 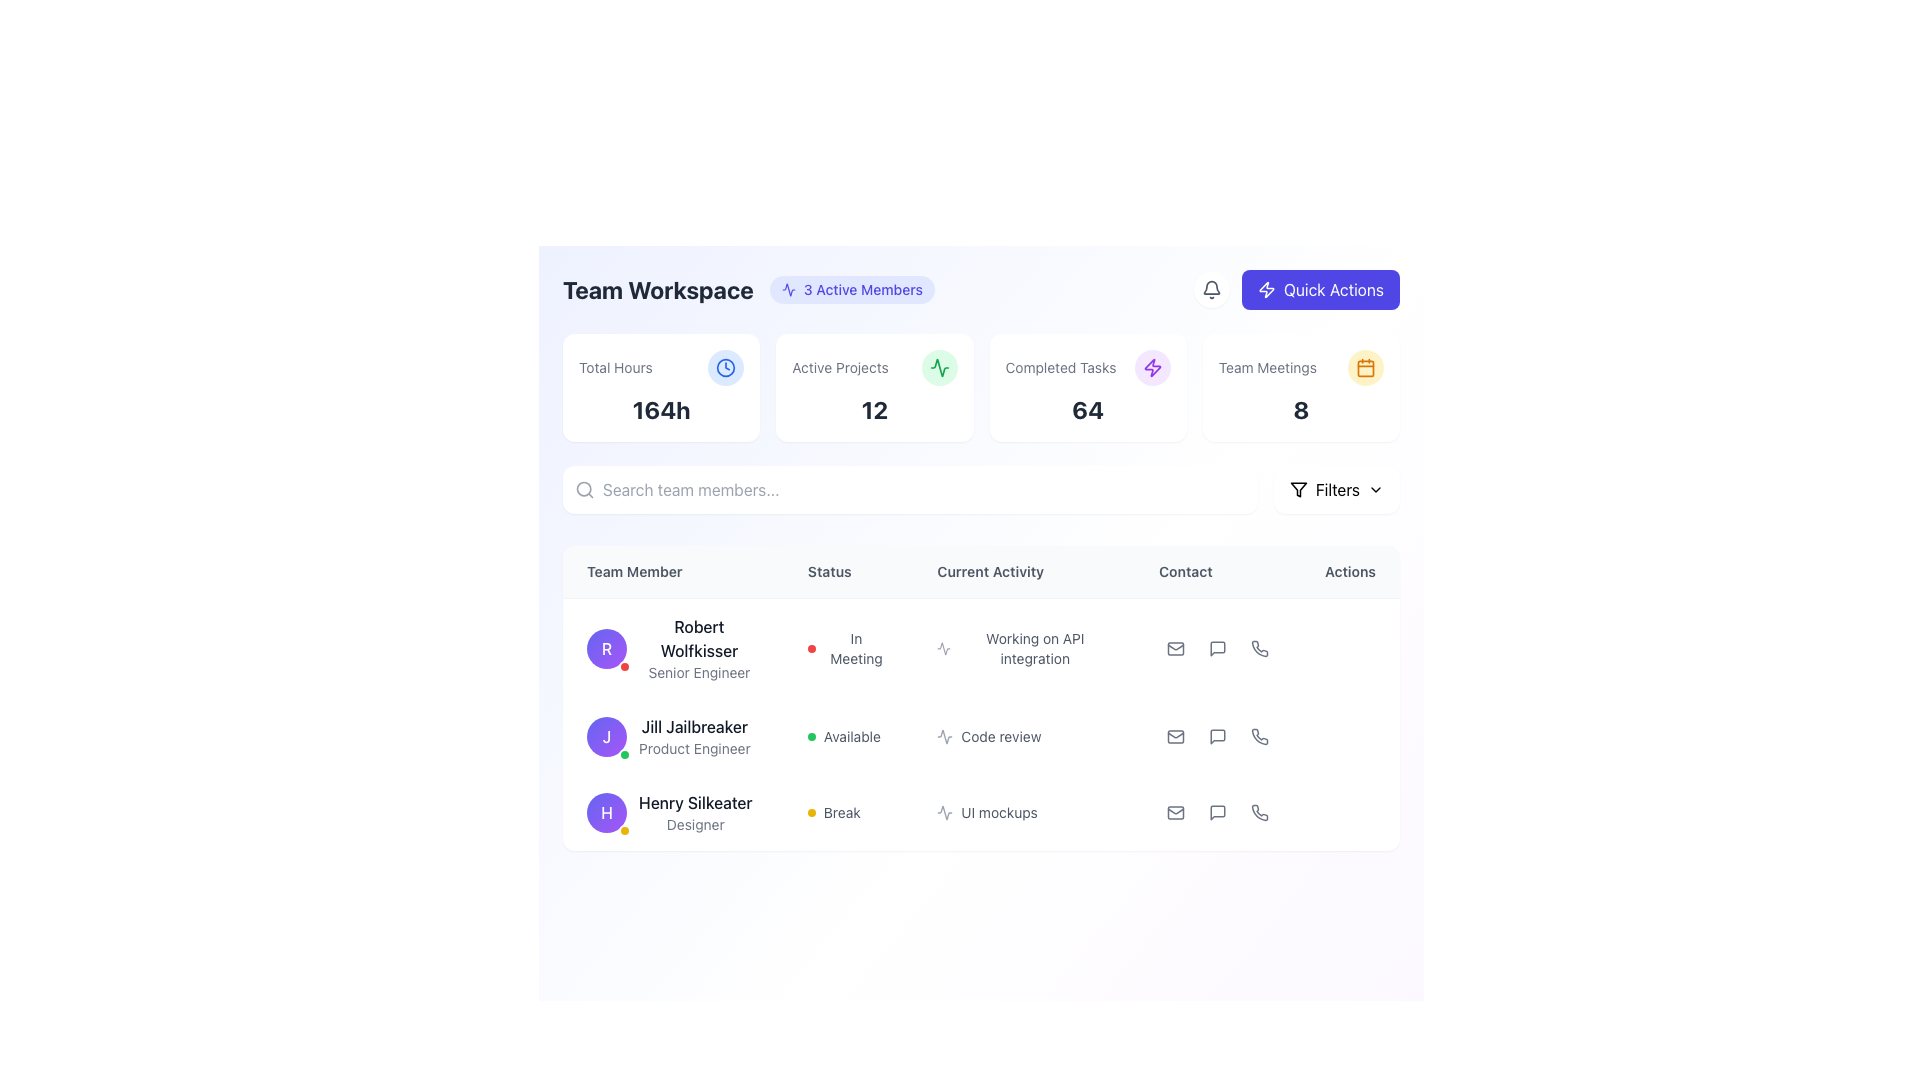 What do you see at coordinates (1301, 388) in the screenshot?
I see `the Informational Card displaying 'Team Meetings' with the number '8' and a calendar icon to the right, located in the top-right section of the interface` at bounding box center [1301, 388].